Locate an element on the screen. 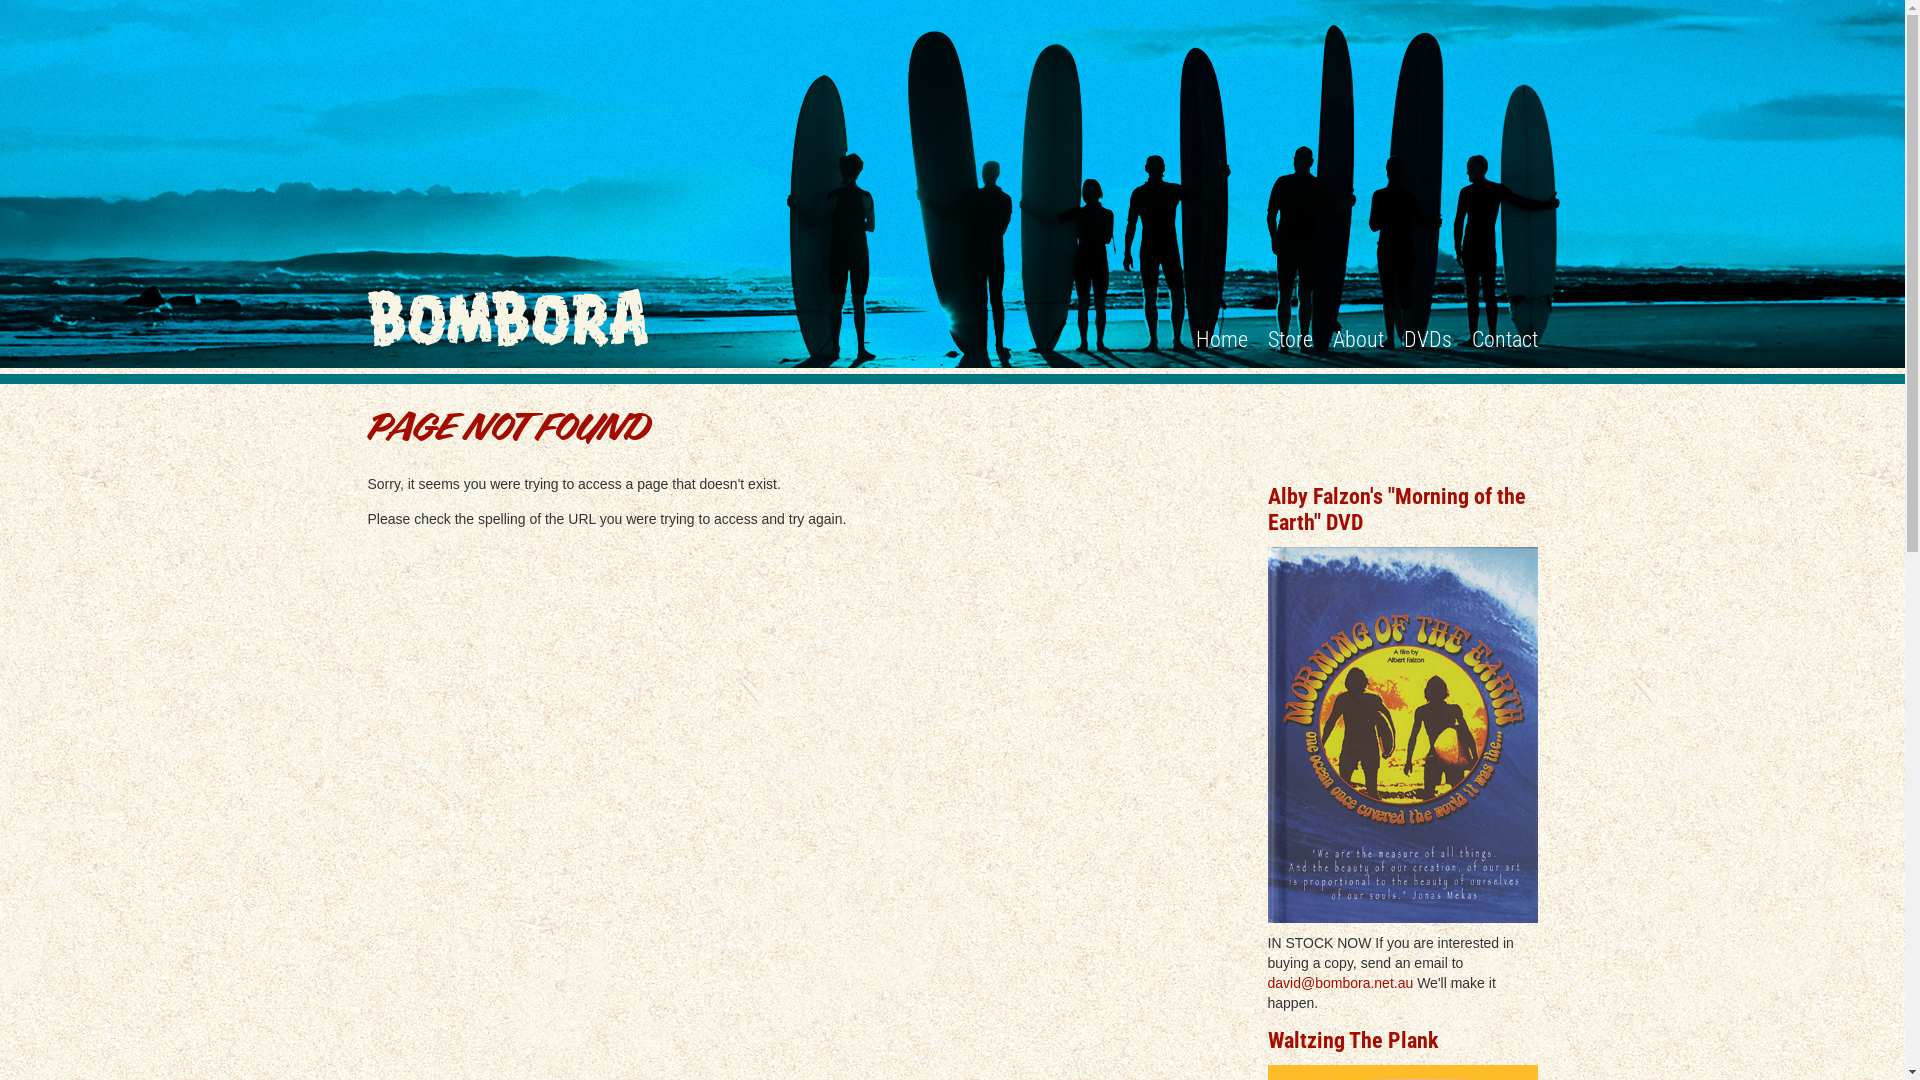 The width and height of the screenshot is (1920, 1080). 'Home' is located at coordinates (1195, 338).